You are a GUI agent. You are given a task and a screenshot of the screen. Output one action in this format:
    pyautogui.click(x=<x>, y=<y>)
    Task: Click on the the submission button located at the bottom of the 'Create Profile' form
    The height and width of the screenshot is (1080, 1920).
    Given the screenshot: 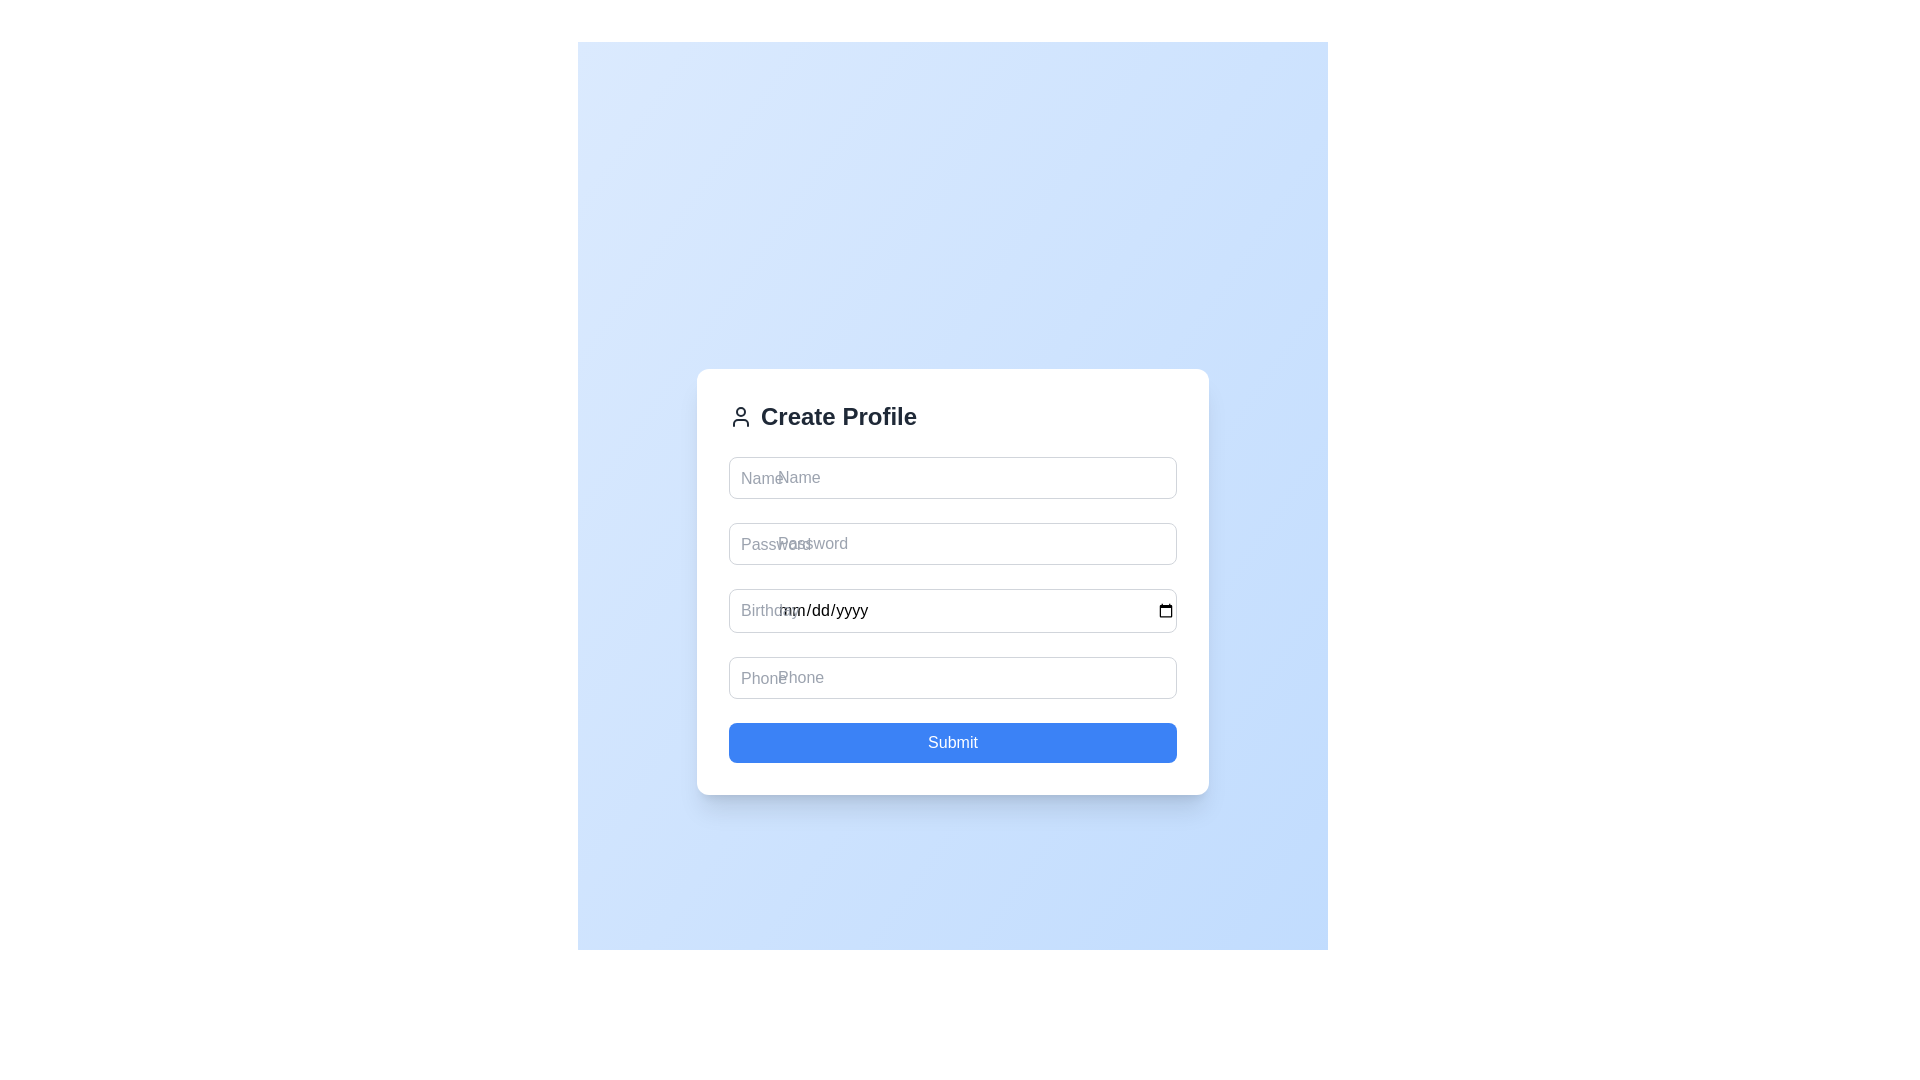 What is the action you would take?
    pyautogui.click(x=952, y=743)
    